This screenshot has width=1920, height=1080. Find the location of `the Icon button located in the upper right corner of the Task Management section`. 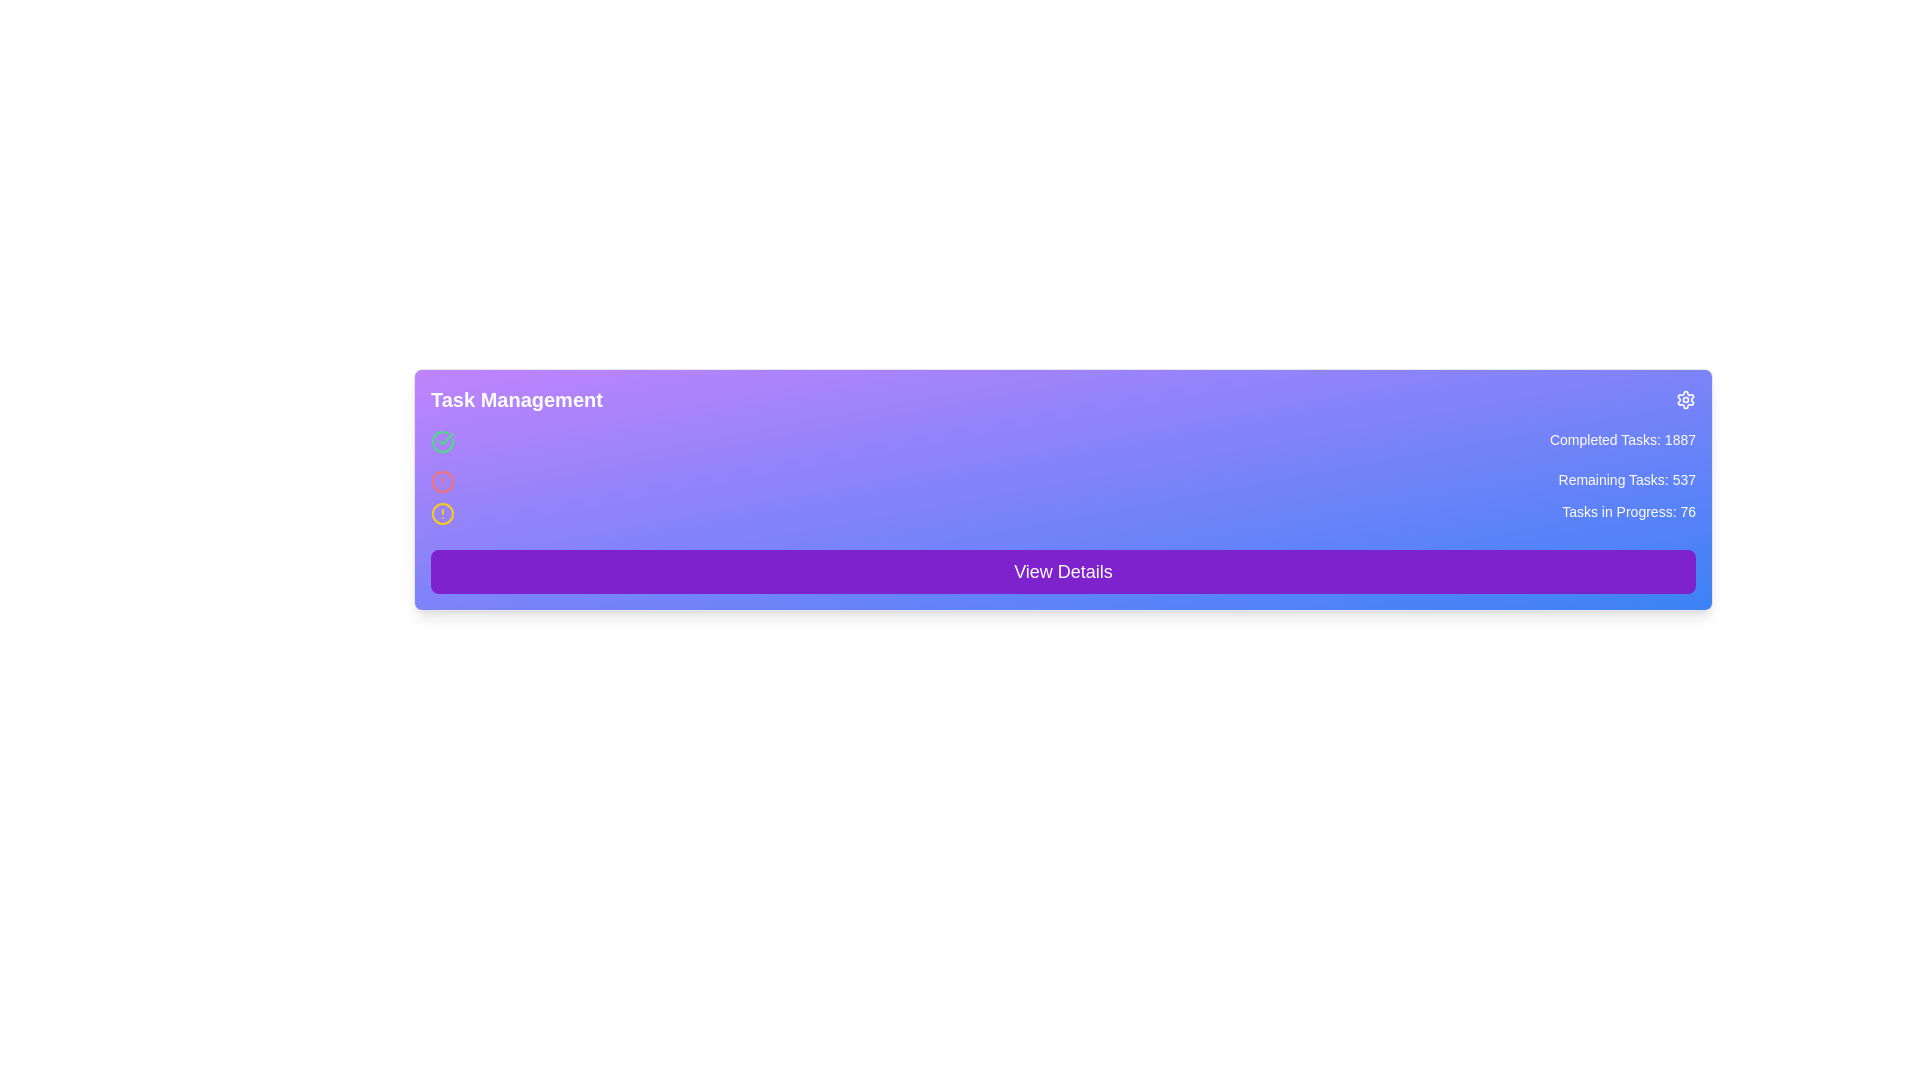

the Icon button located in the upper right corner of the Task Management section is located at coordinates (1684, 400).